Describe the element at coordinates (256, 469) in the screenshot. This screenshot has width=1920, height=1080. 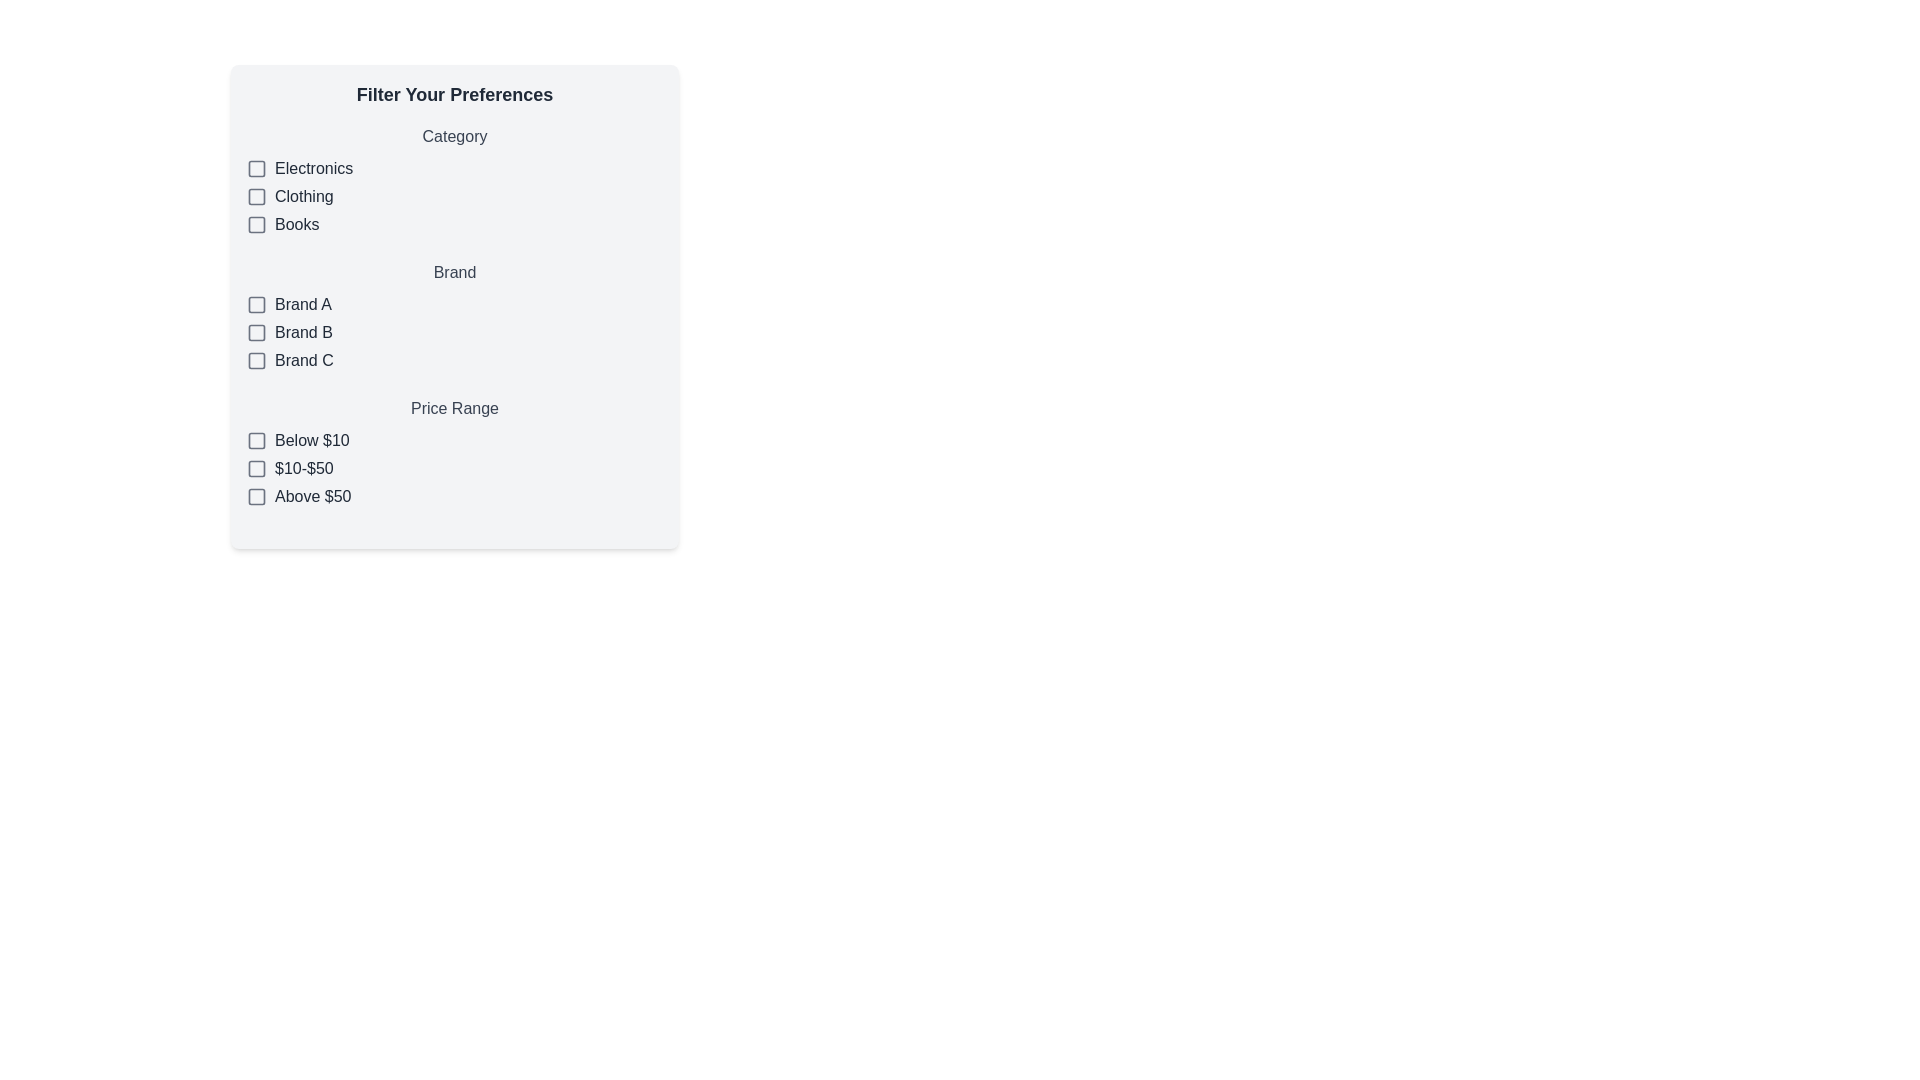
I see `the checkbox labeled '$10-$50' in the 'Price Range' section` at that location.